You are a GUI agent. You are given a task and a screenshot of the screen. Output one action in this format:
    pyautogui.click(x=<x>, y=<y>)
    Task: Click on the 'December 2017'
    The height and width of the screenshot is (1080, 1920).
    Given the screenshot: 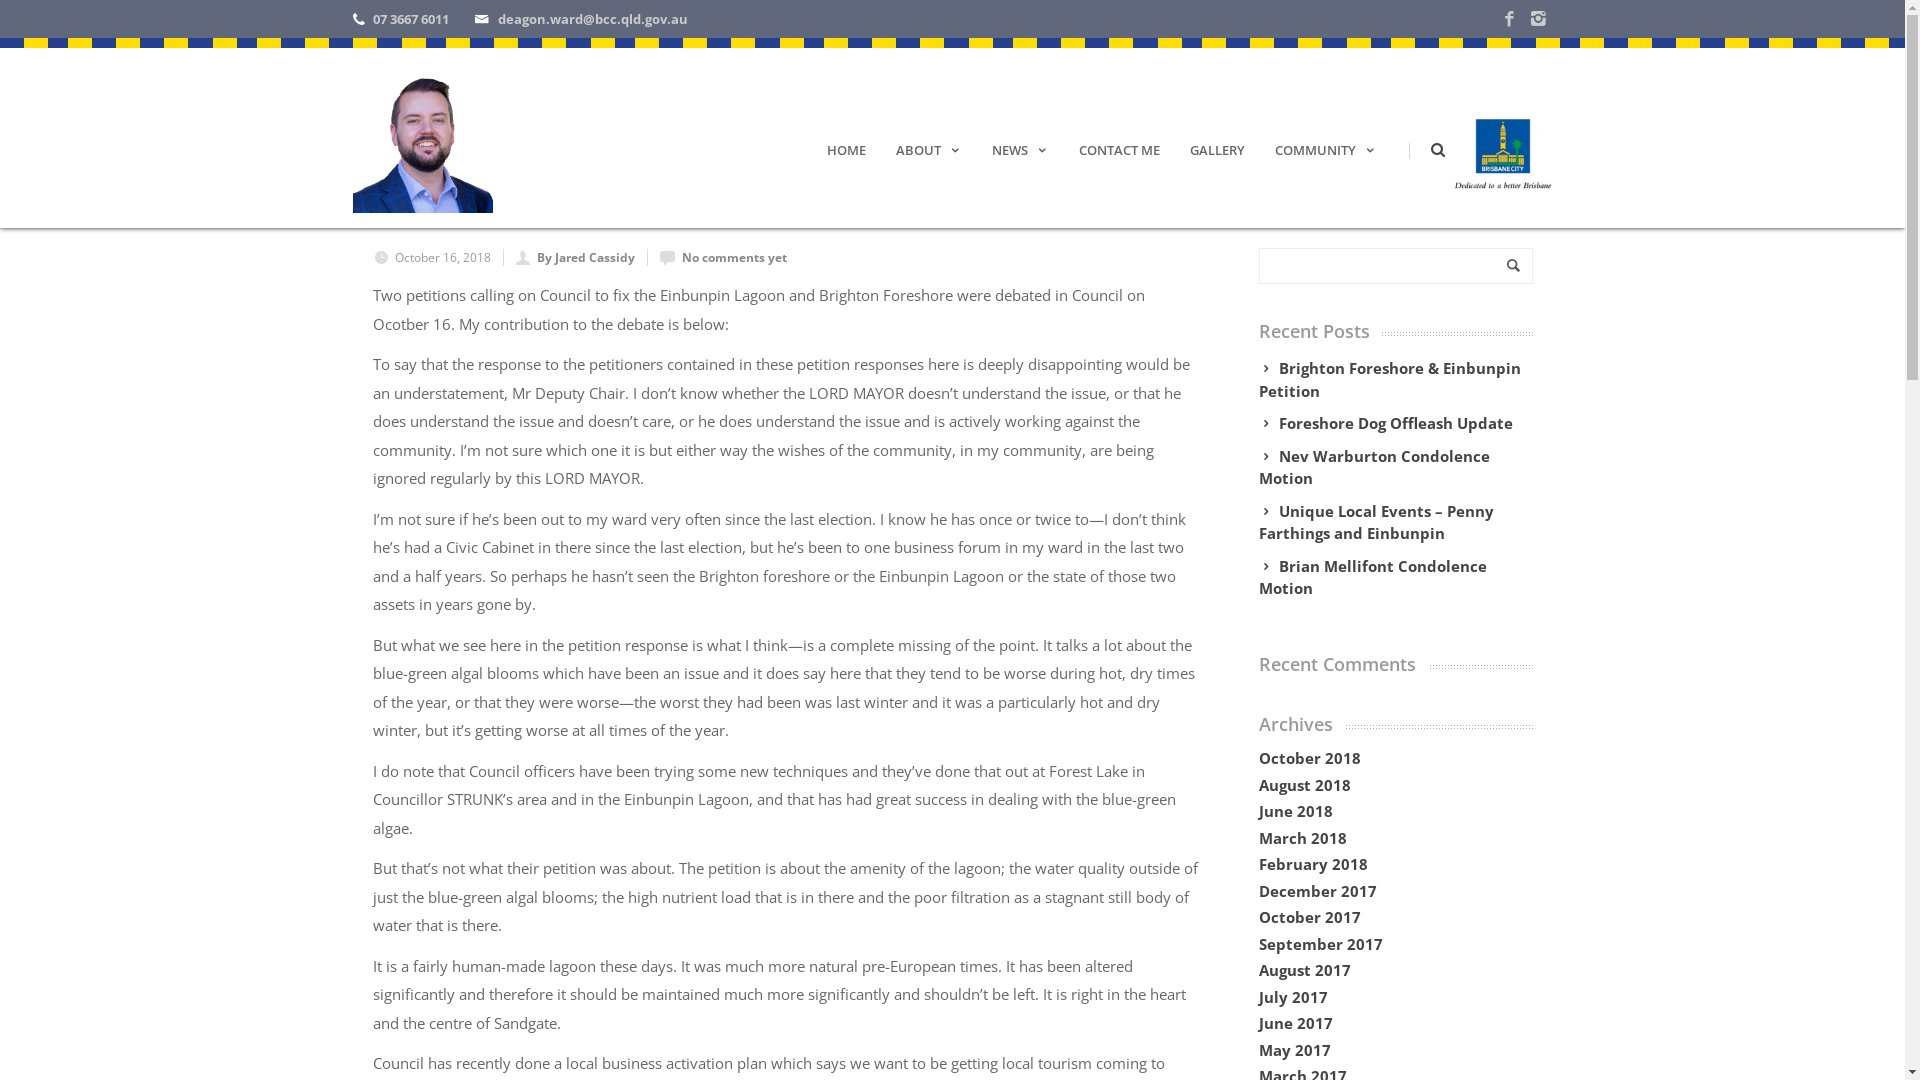 What is the action you would take?
    pyautogui.click(x=1316, y=890)
    